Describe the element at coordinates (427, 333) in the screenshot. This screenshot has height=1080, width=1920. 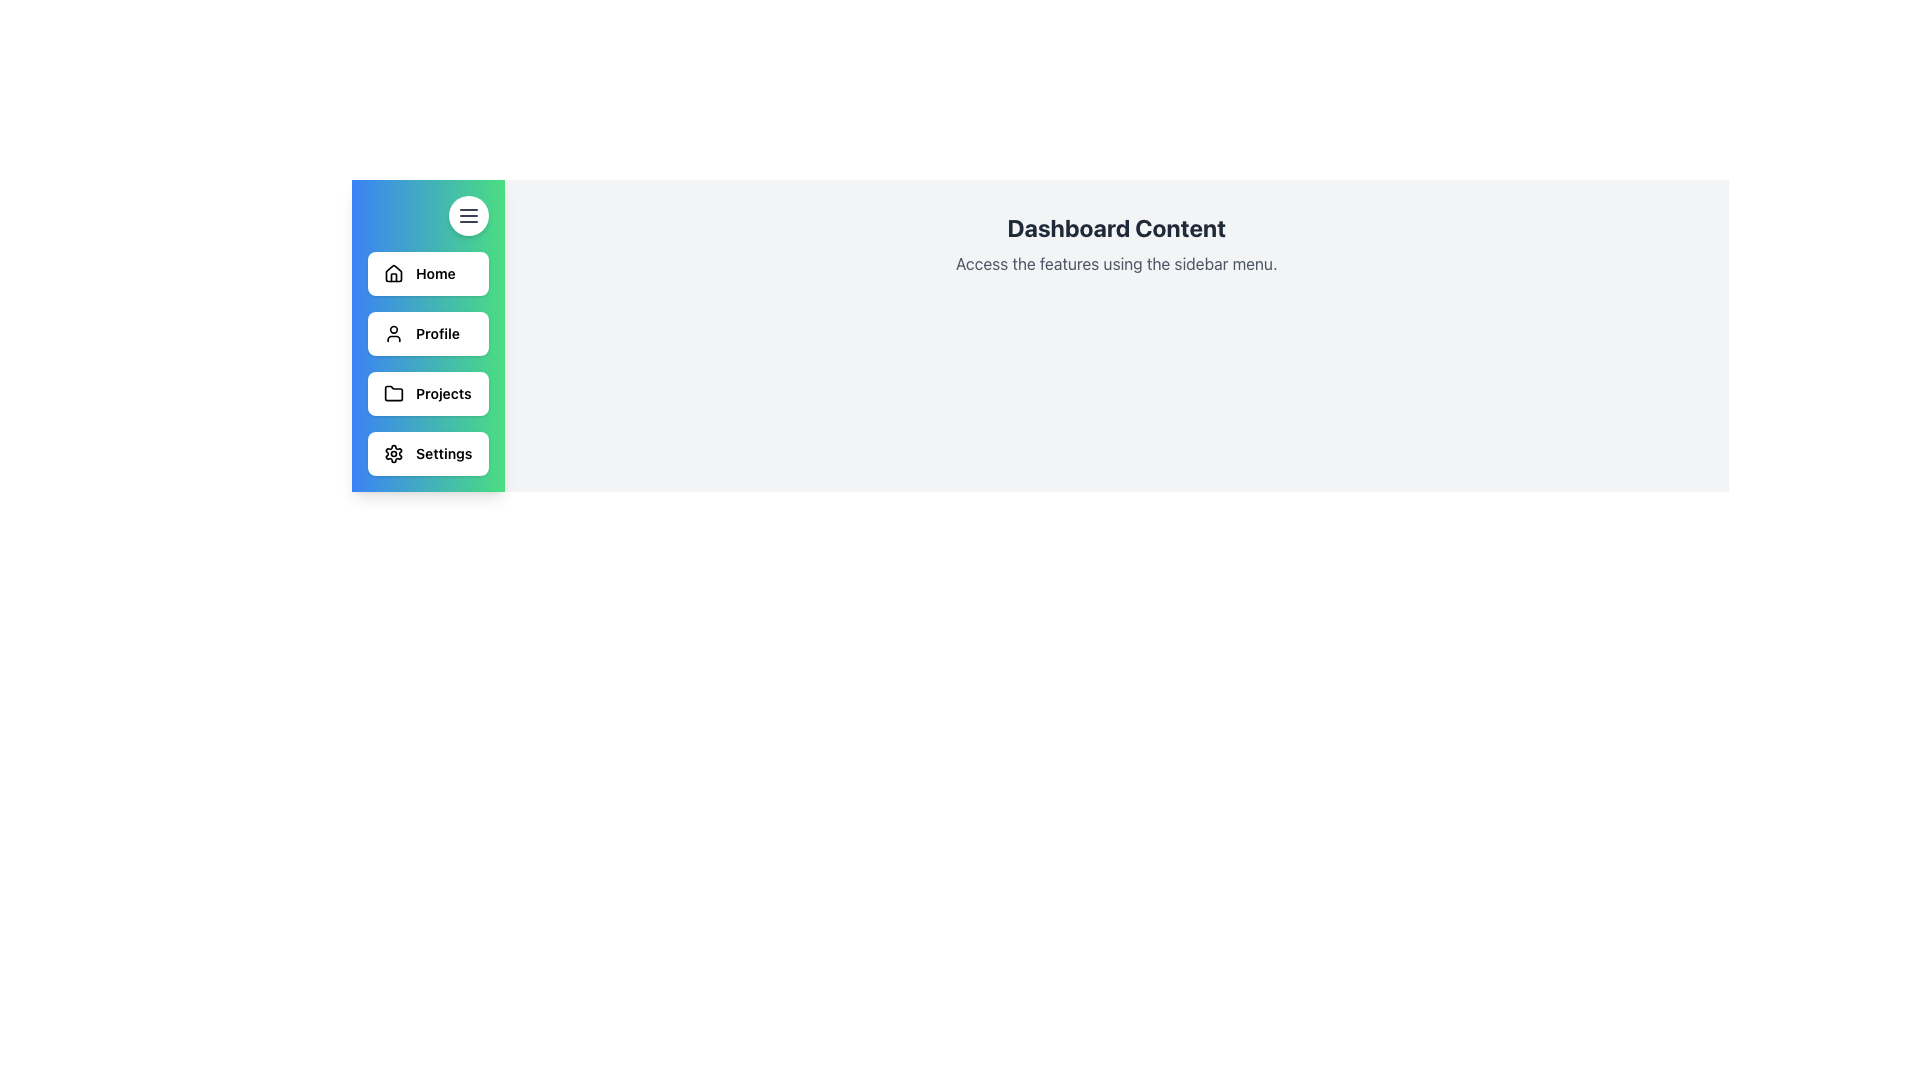
I see `the second button in the vertical list on the left-hand side of the interface` at that location.